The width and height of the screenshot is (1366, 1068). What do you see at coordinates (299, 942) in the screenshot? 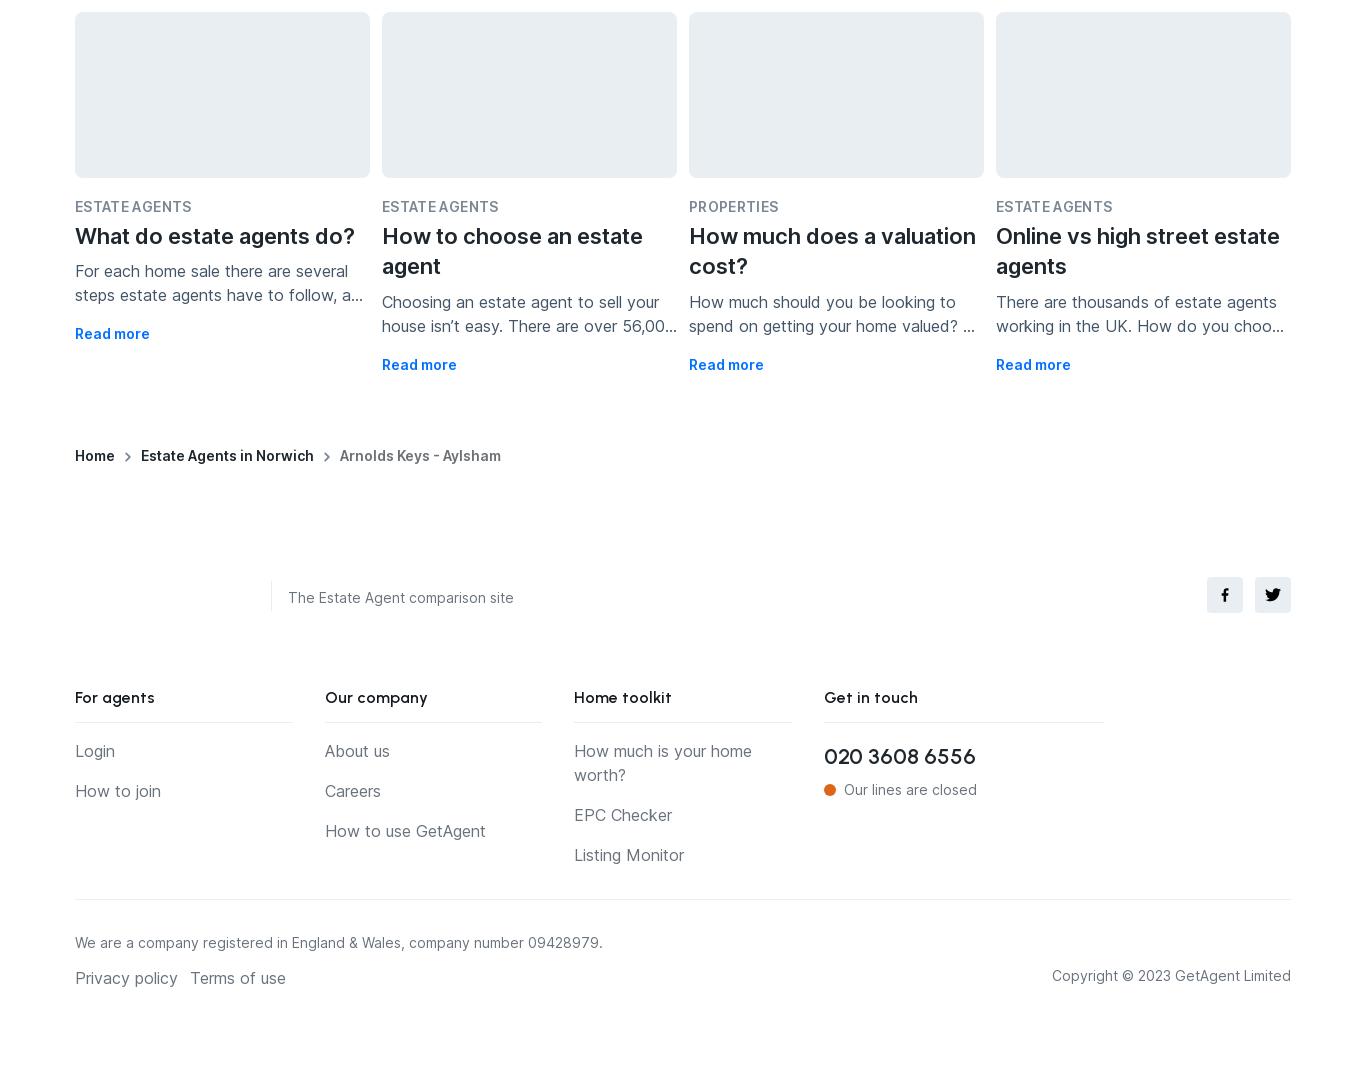
I see `'We are a company registered in England & Wales, company number'` at bounding box center [299, 942].